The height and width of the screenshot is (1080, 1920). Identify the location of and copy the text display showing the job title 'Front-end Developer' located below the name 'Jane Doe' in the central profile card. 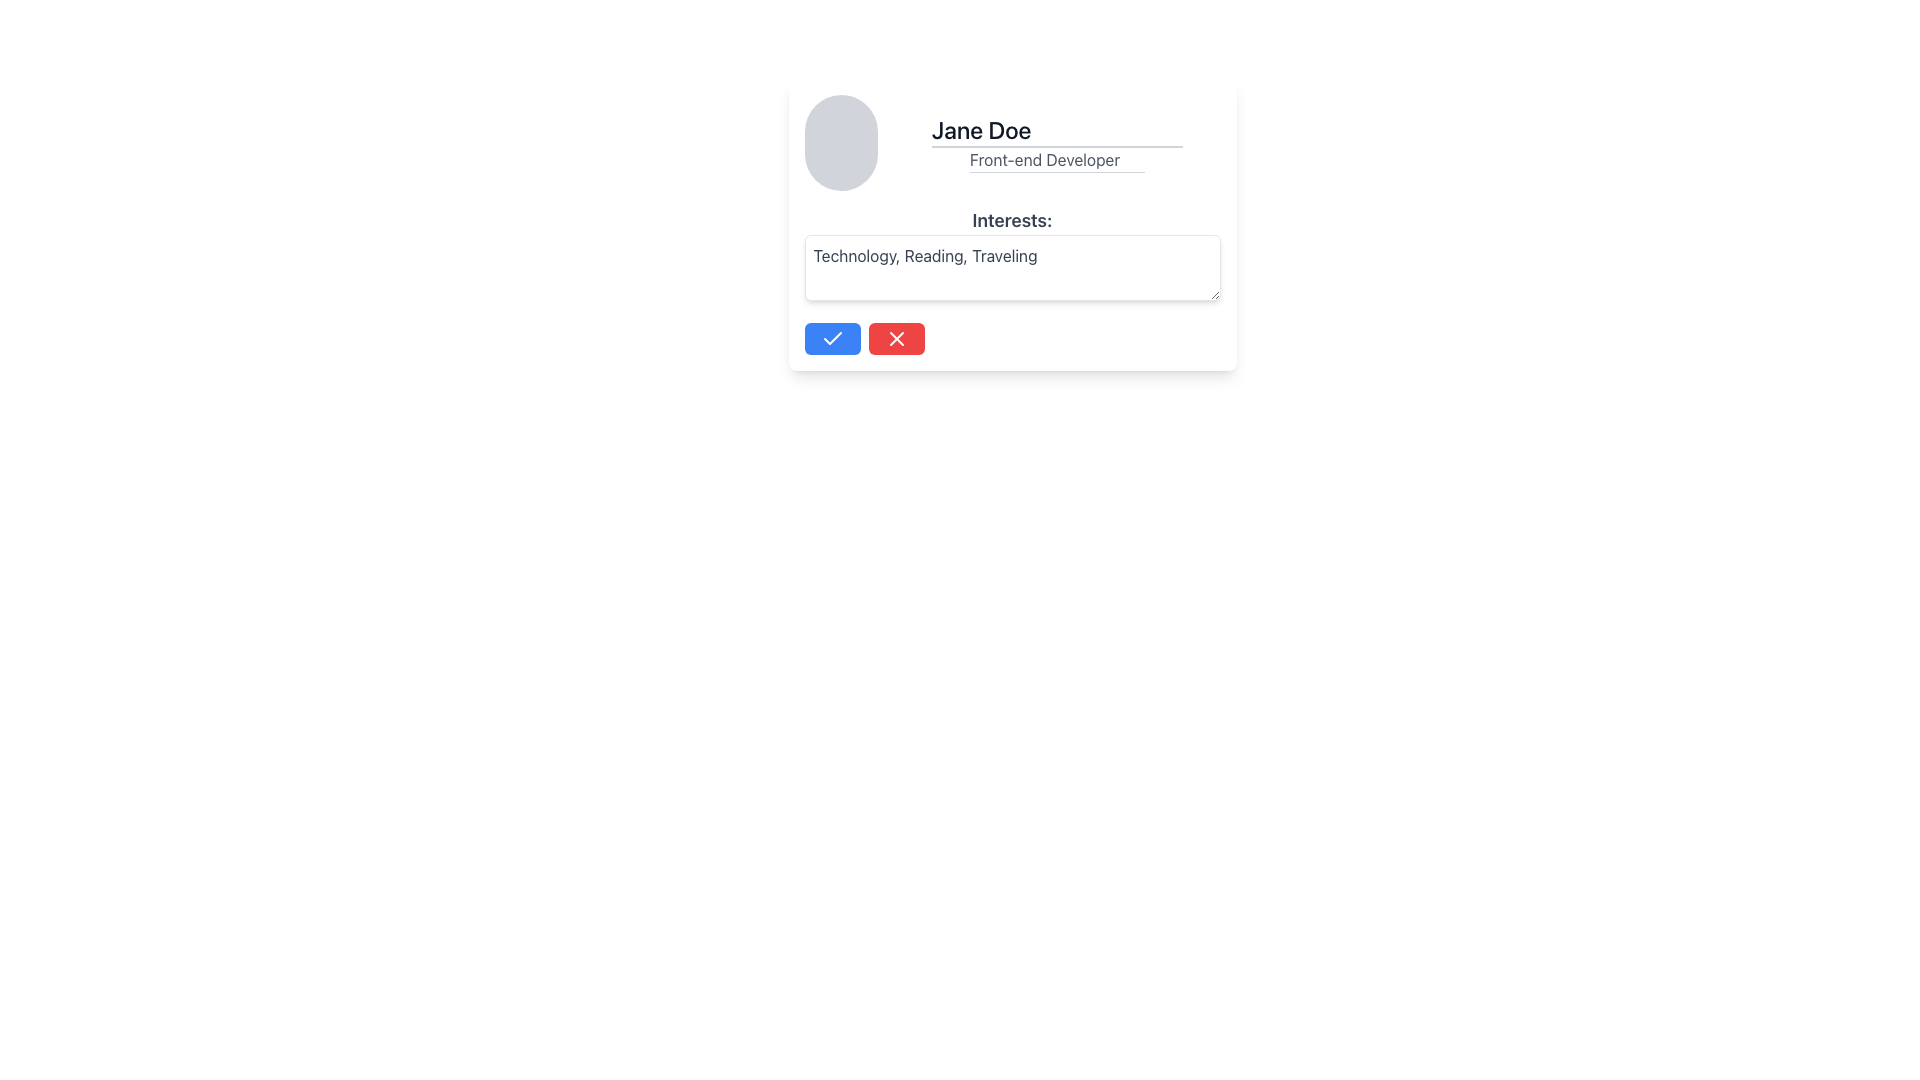
(1056, 158).